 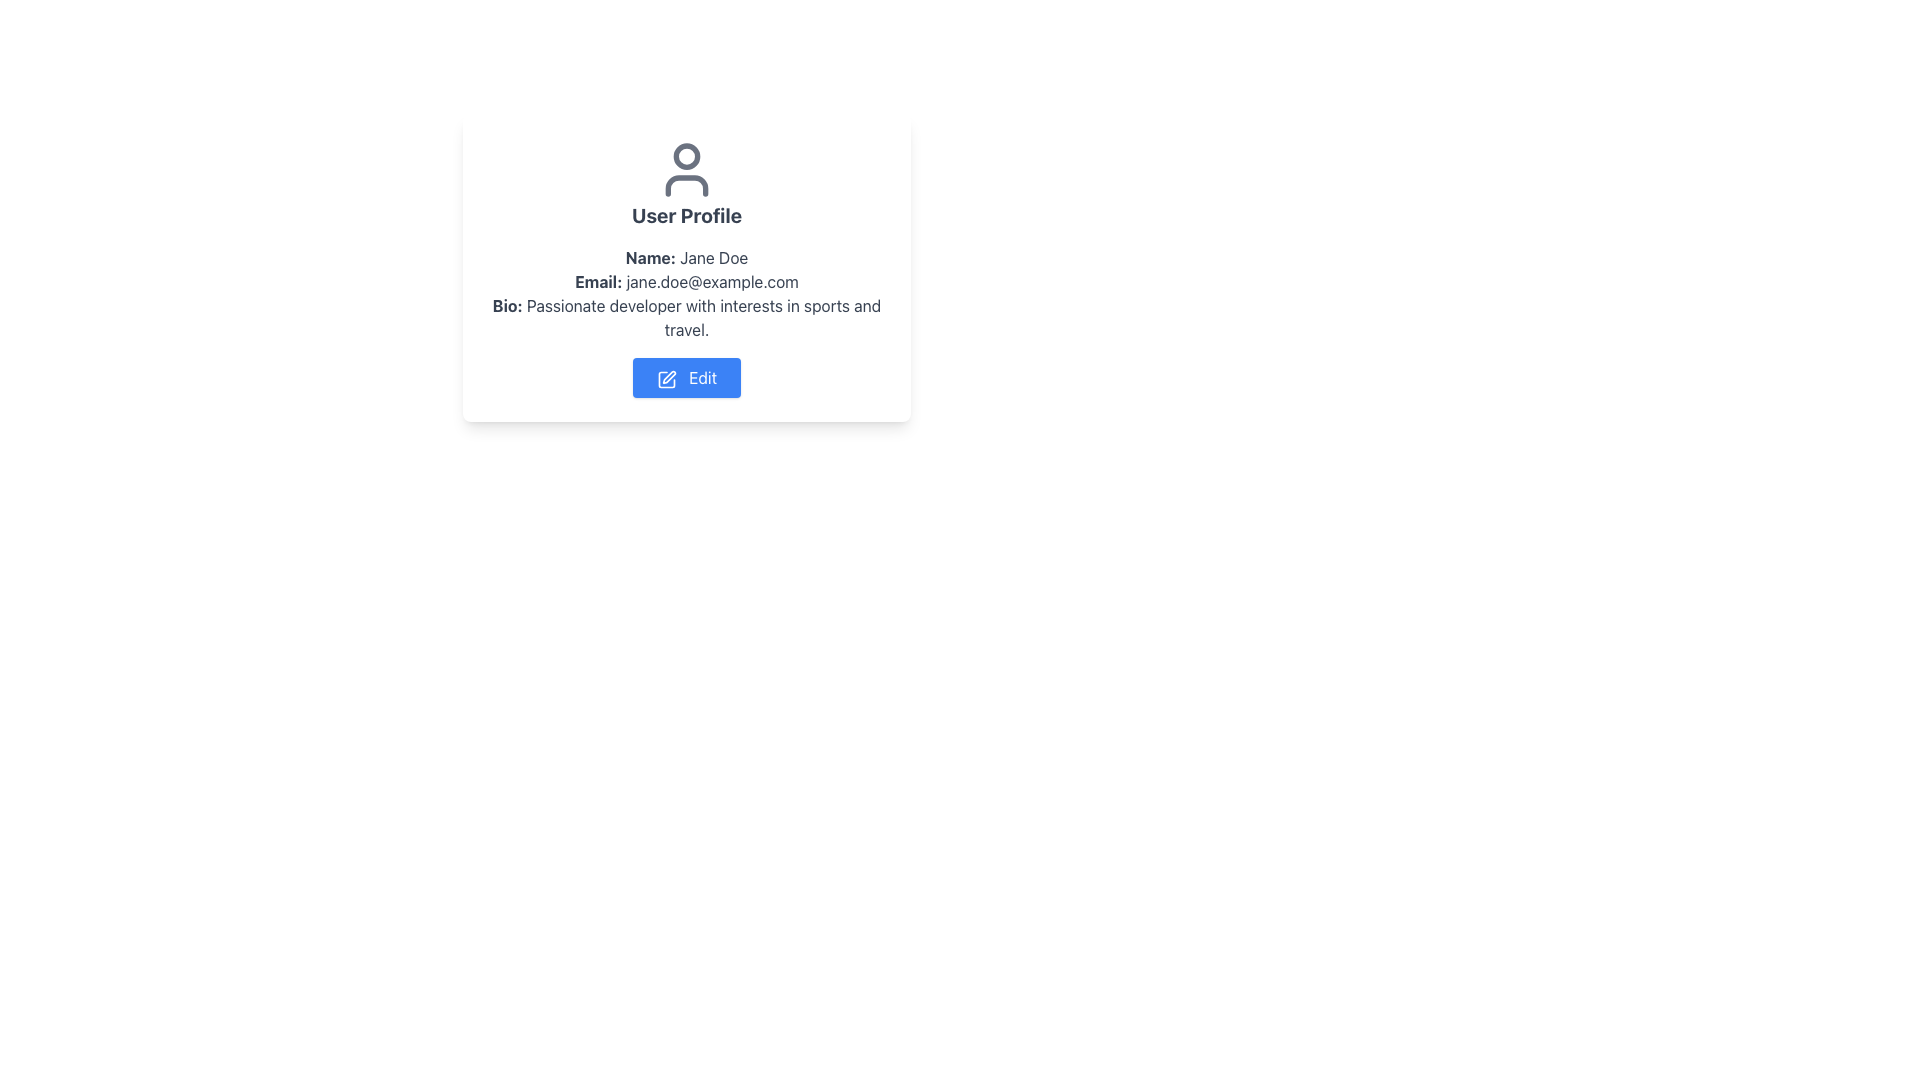 What do you see at coordinates (686, 257) in the screenshot?
I see `the text label displaying 'Name: Jane Doe', which is styled in gray and positioned below the 'User Profile' title in the profile content area` at bounding box center [686, 257].